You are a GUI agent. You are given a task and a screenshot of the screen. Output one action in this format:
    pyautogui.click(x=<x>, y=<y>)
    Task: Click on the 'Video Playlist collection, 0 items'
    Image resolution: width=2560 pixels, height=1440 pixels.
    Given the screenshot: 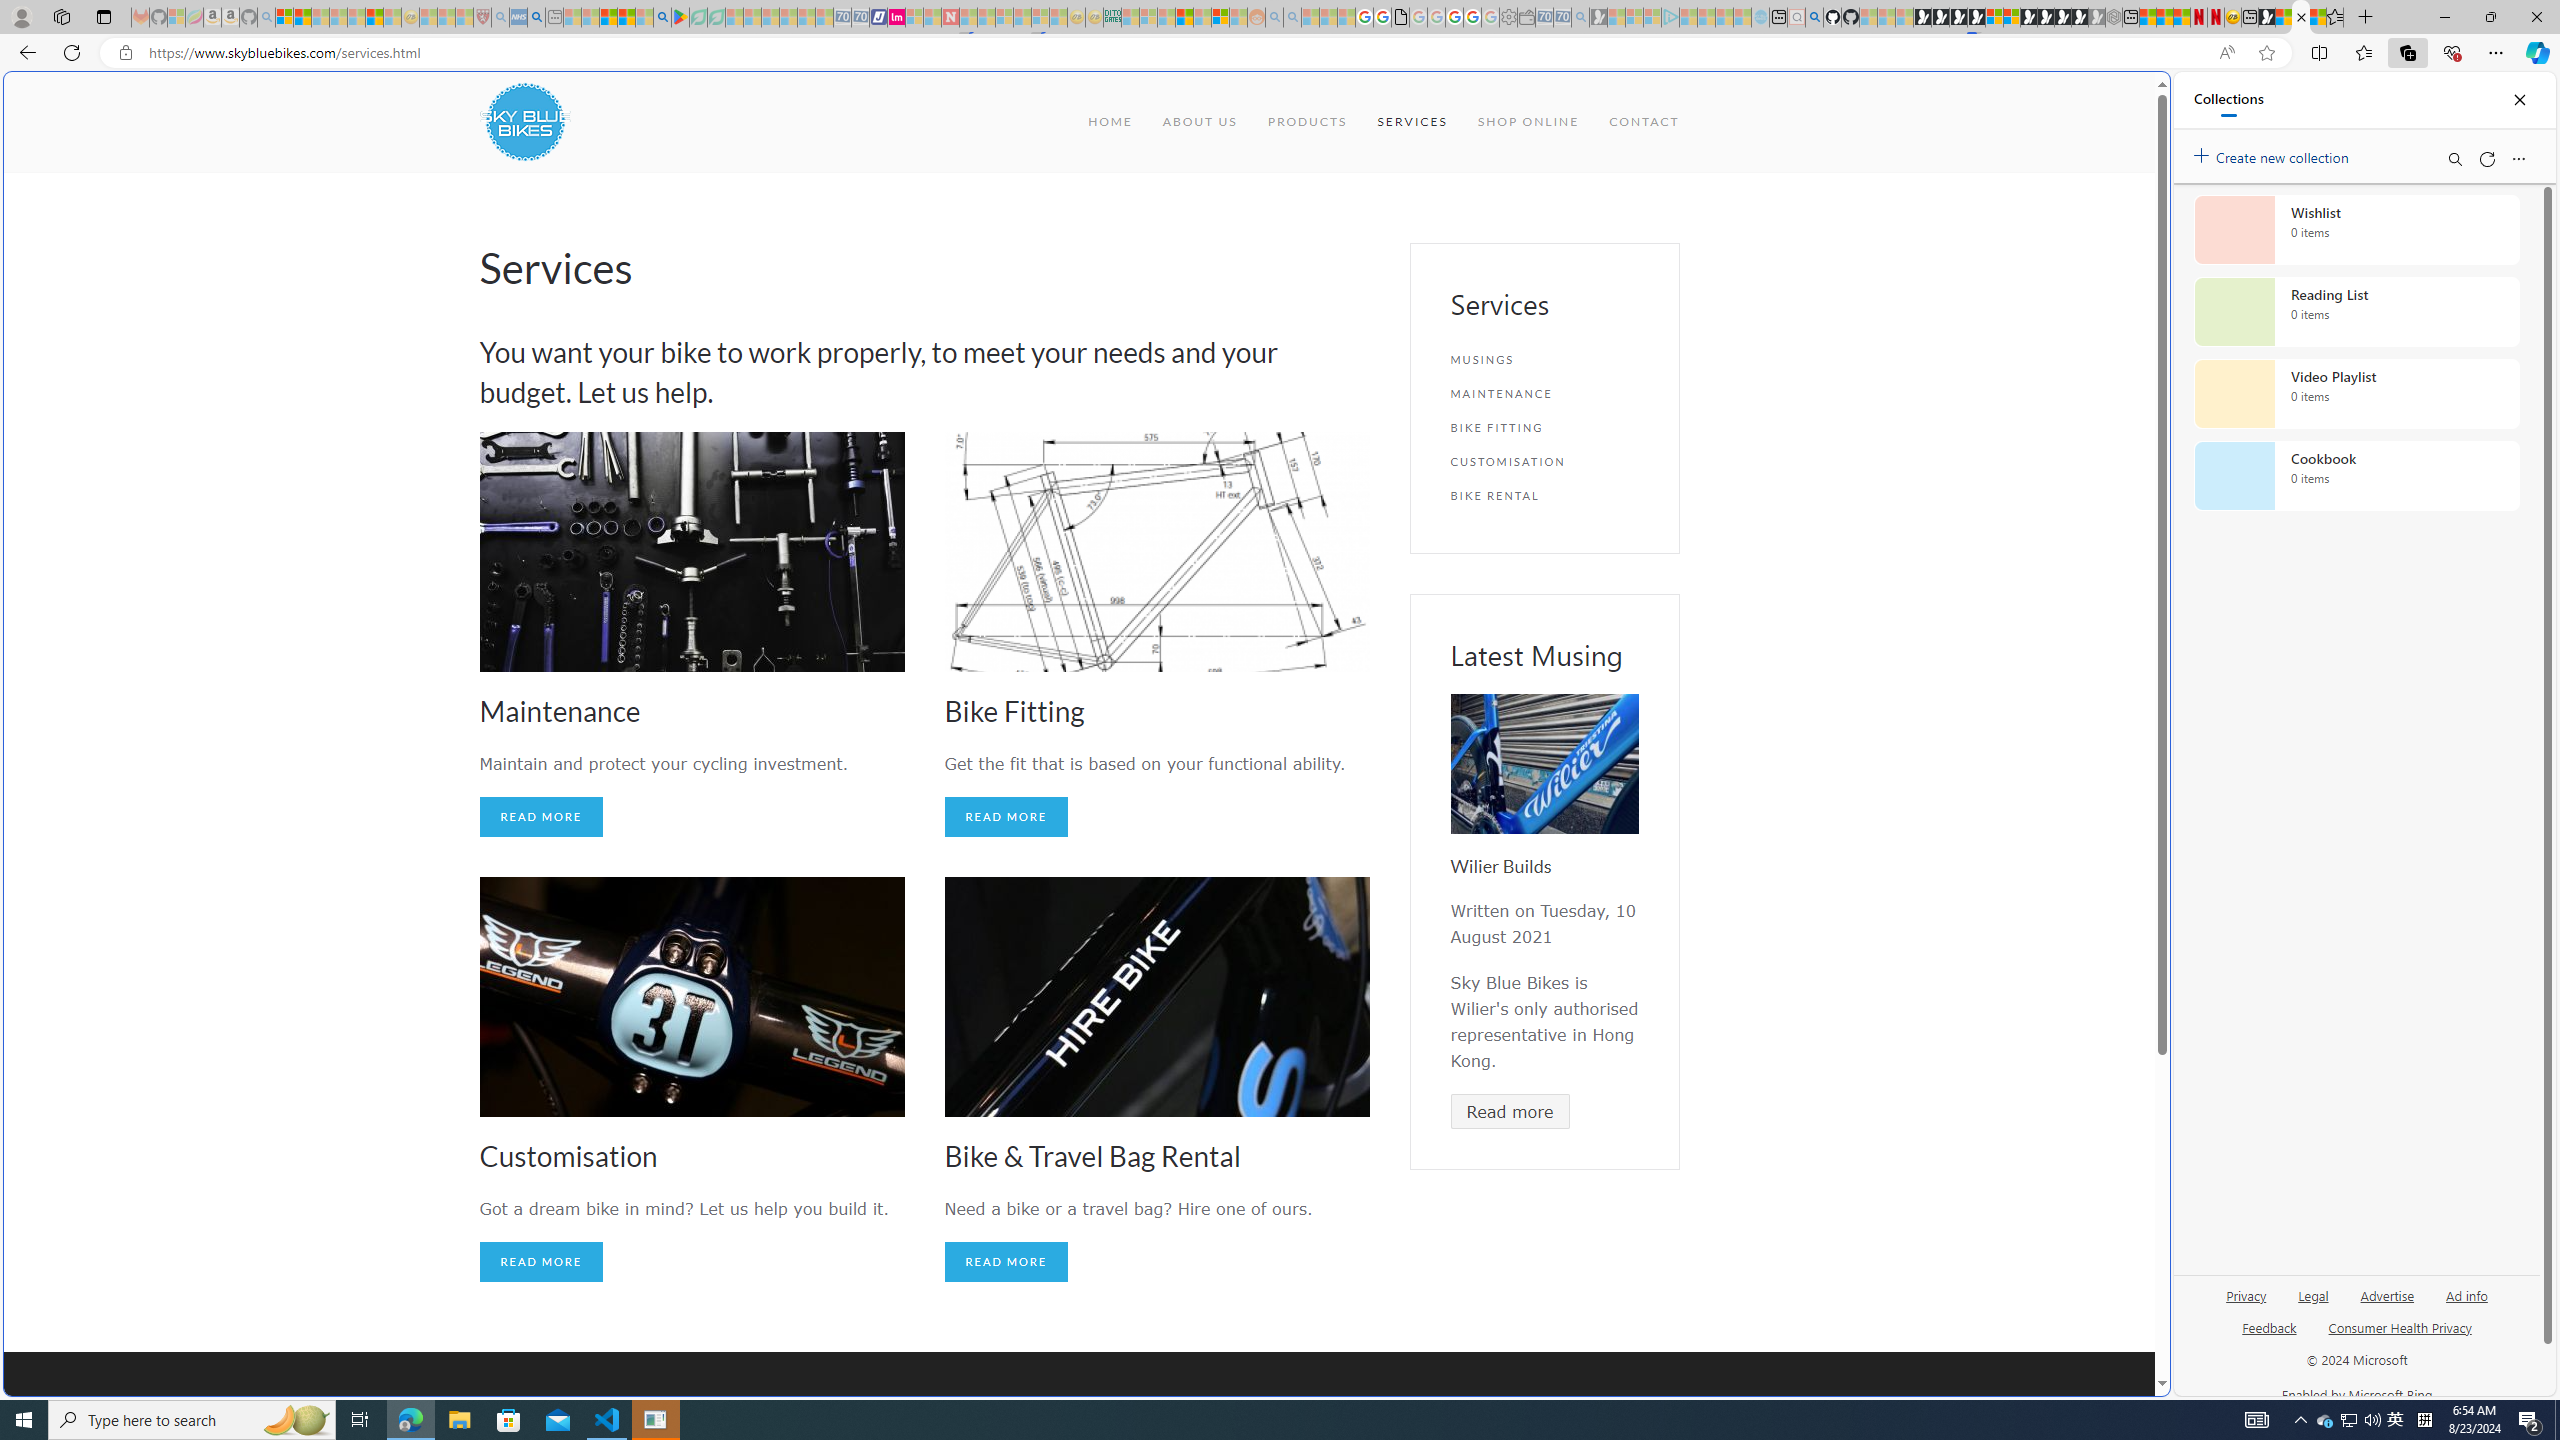 What is the action you would take?
    pyautogui.click(x=2356, y=392)
    